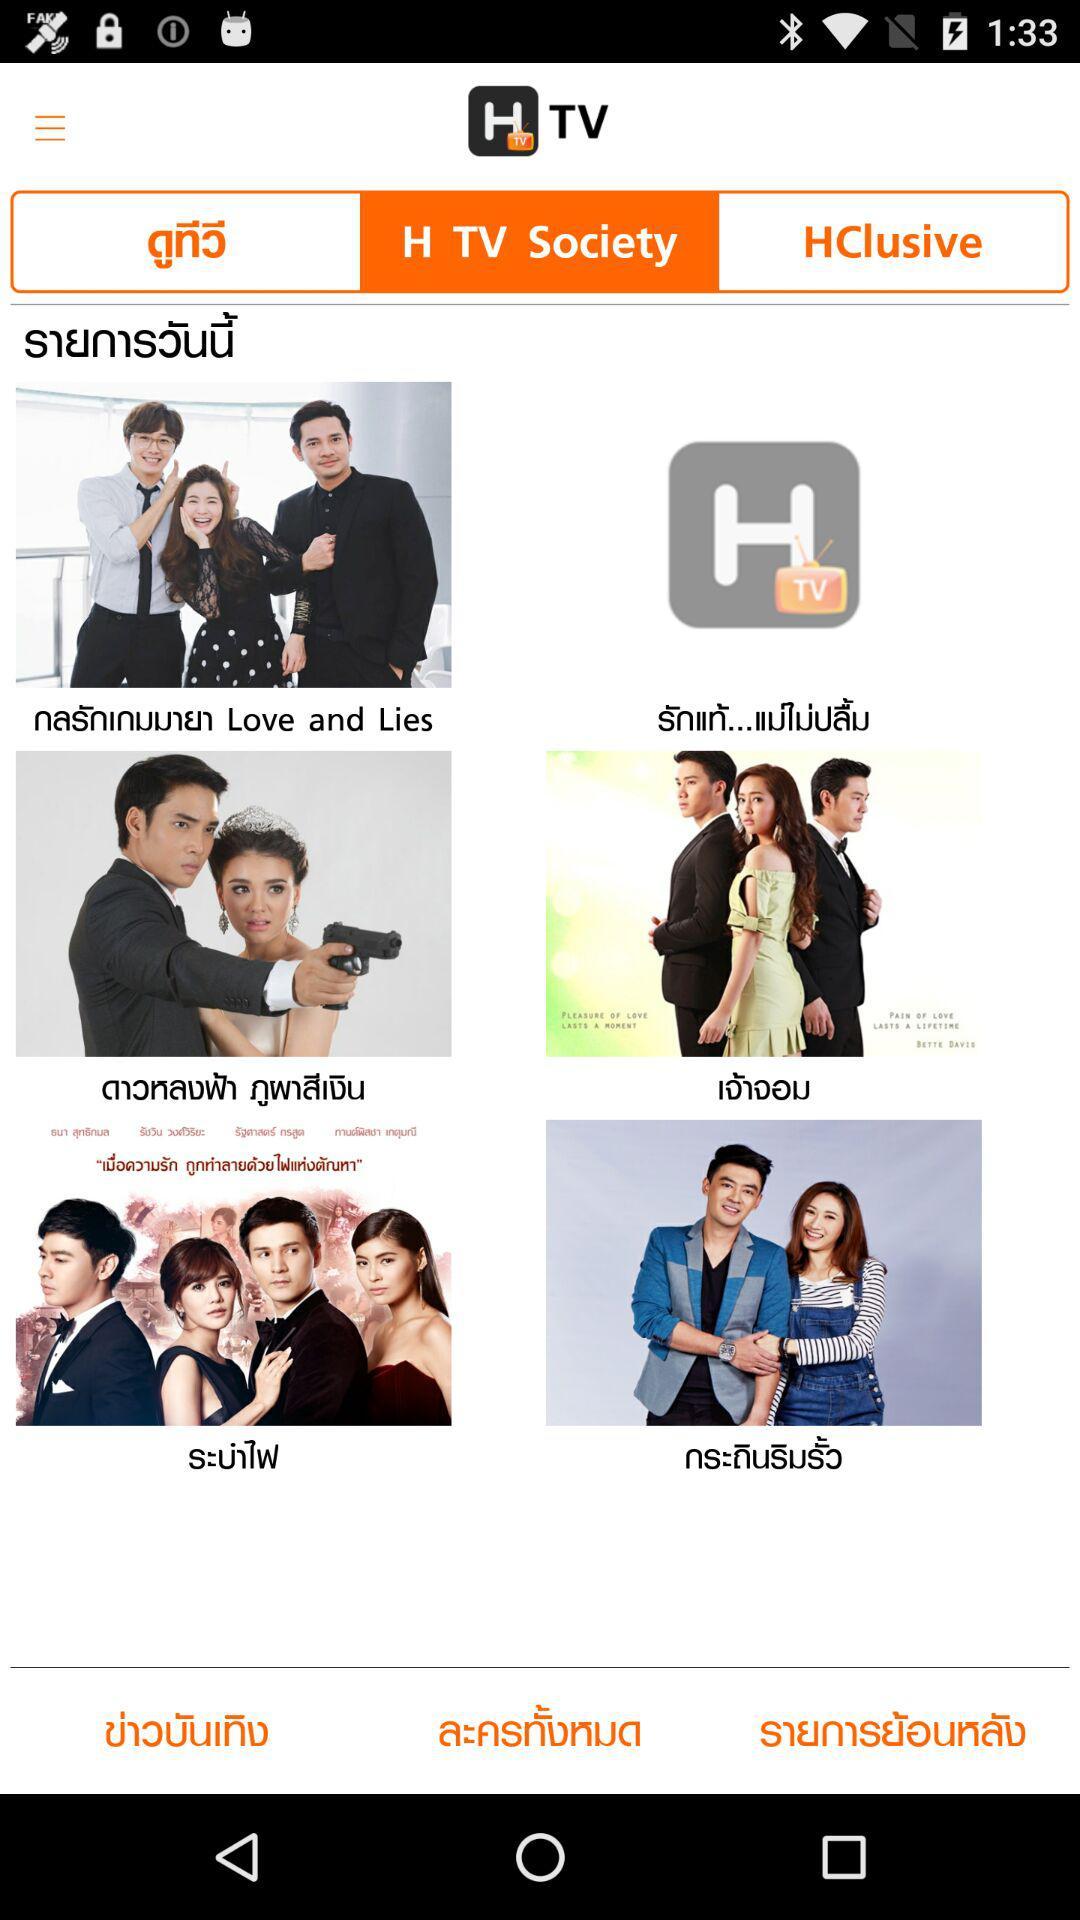 This screenshot has height=1920, width=1080. What do you see at coordinates (891, 240) in the screenshot?
I see `item to the right of the h tv society item` at bounding box center [891, 240].